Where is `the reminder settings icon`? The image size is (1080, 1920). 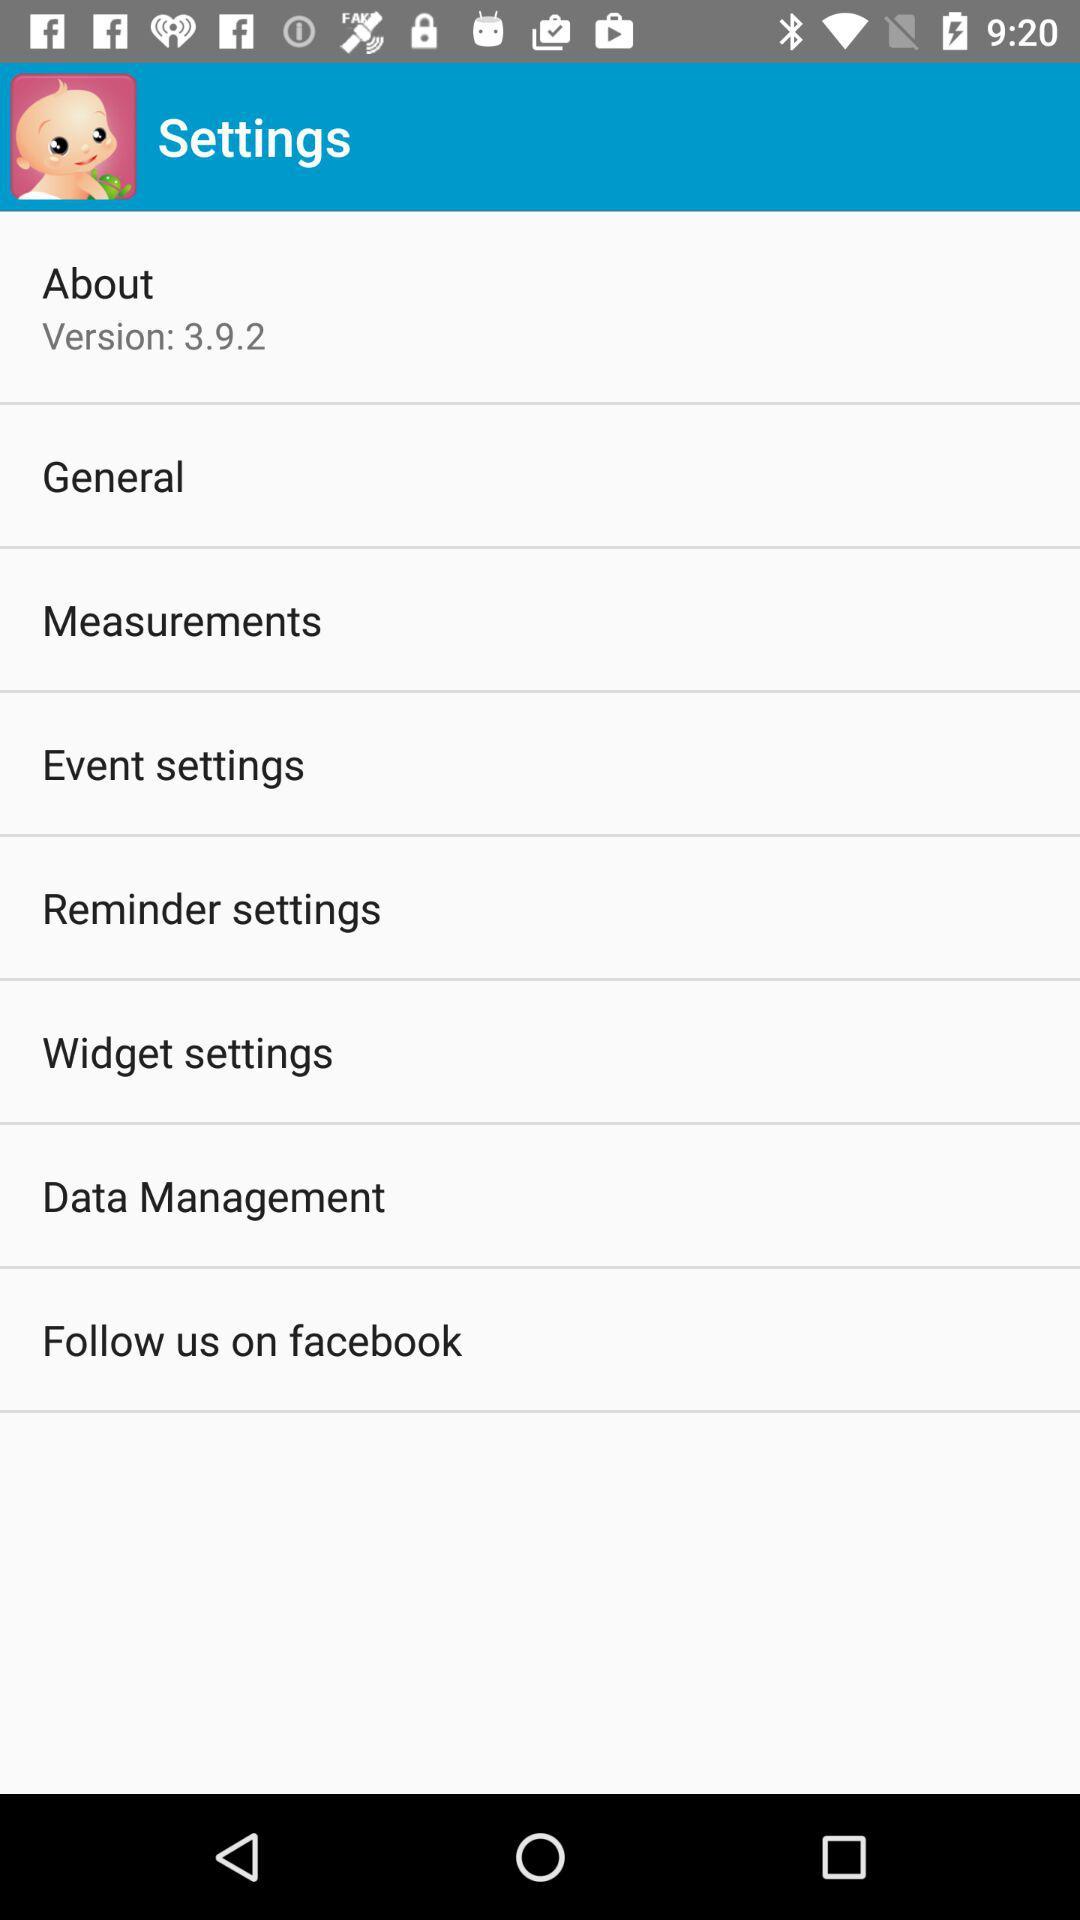
the reminder settings icon is located at coordinates (211, 906).